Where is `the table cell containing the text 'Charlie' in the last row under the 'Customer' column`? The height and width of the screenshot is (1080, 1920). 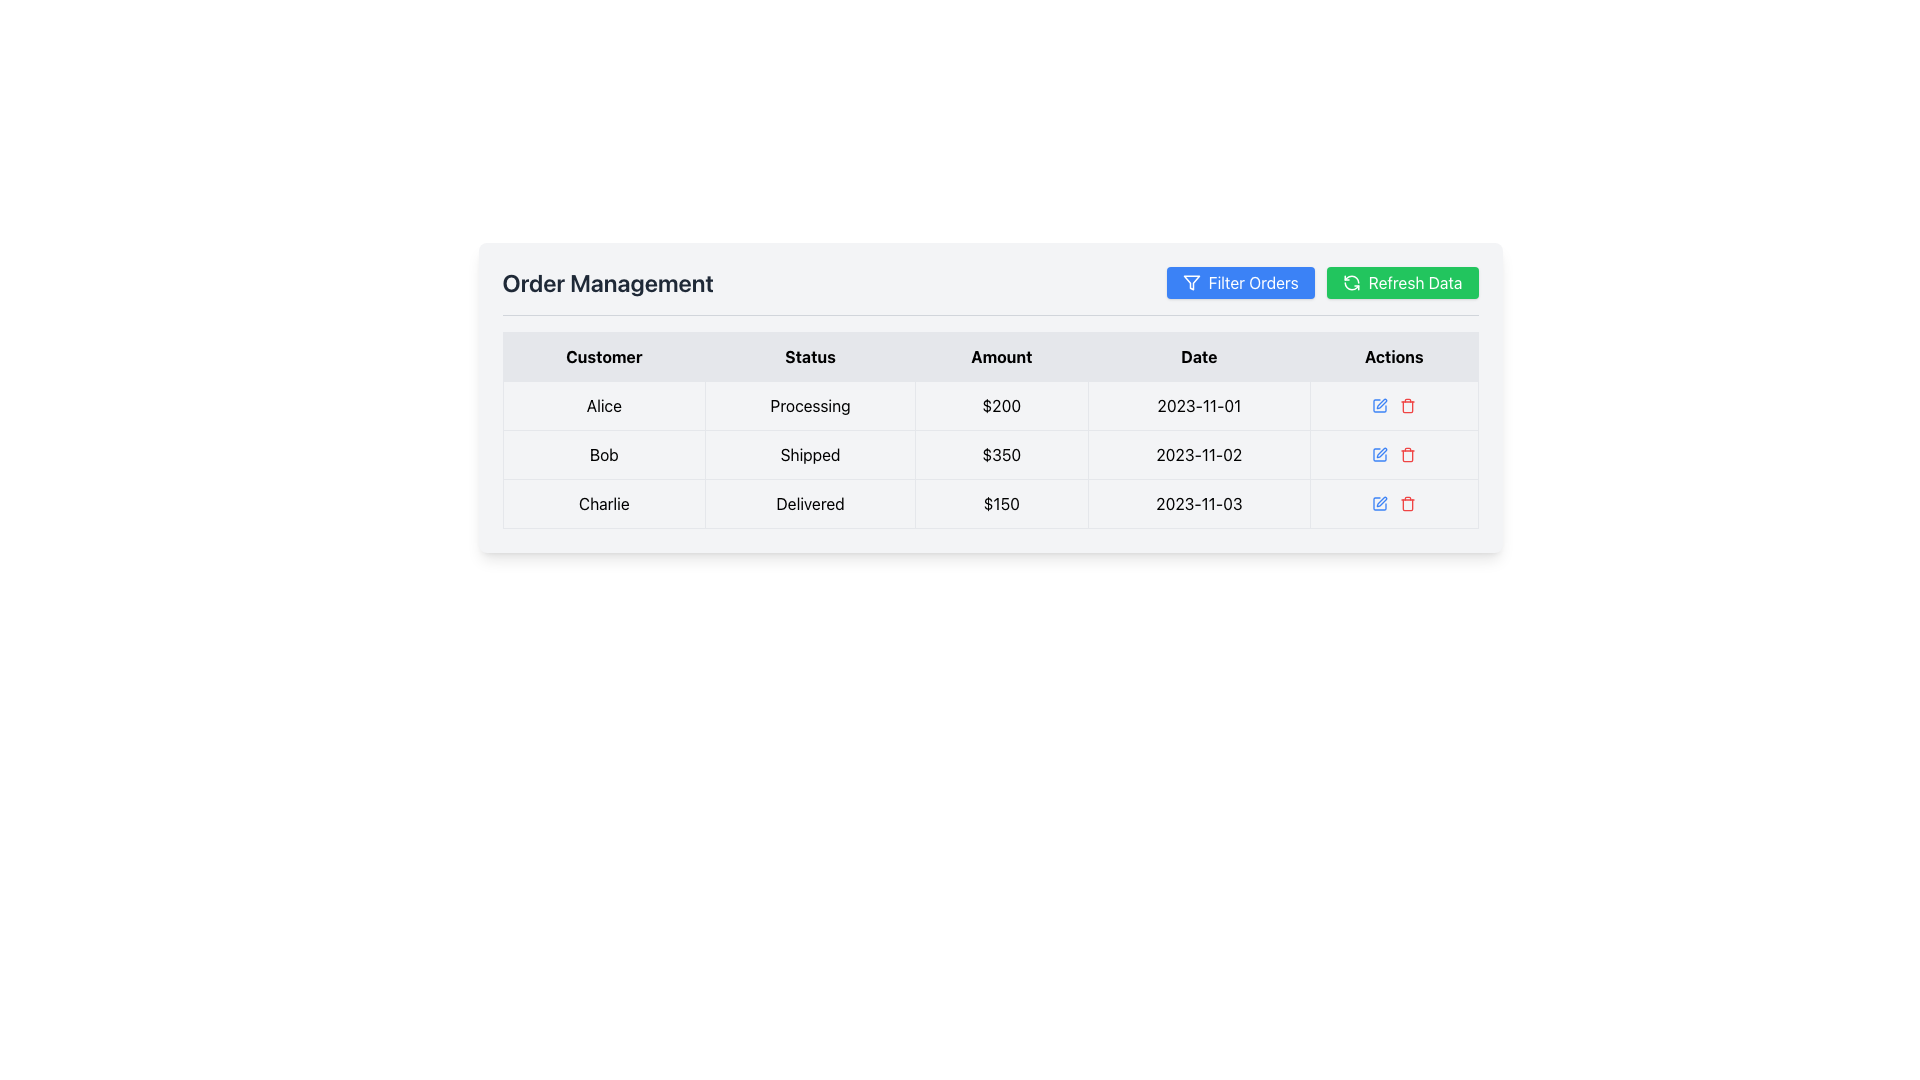
the table cell containing the text 'Charlie' in the last row under the 'Customer' column is located at coordinates (603, 503).